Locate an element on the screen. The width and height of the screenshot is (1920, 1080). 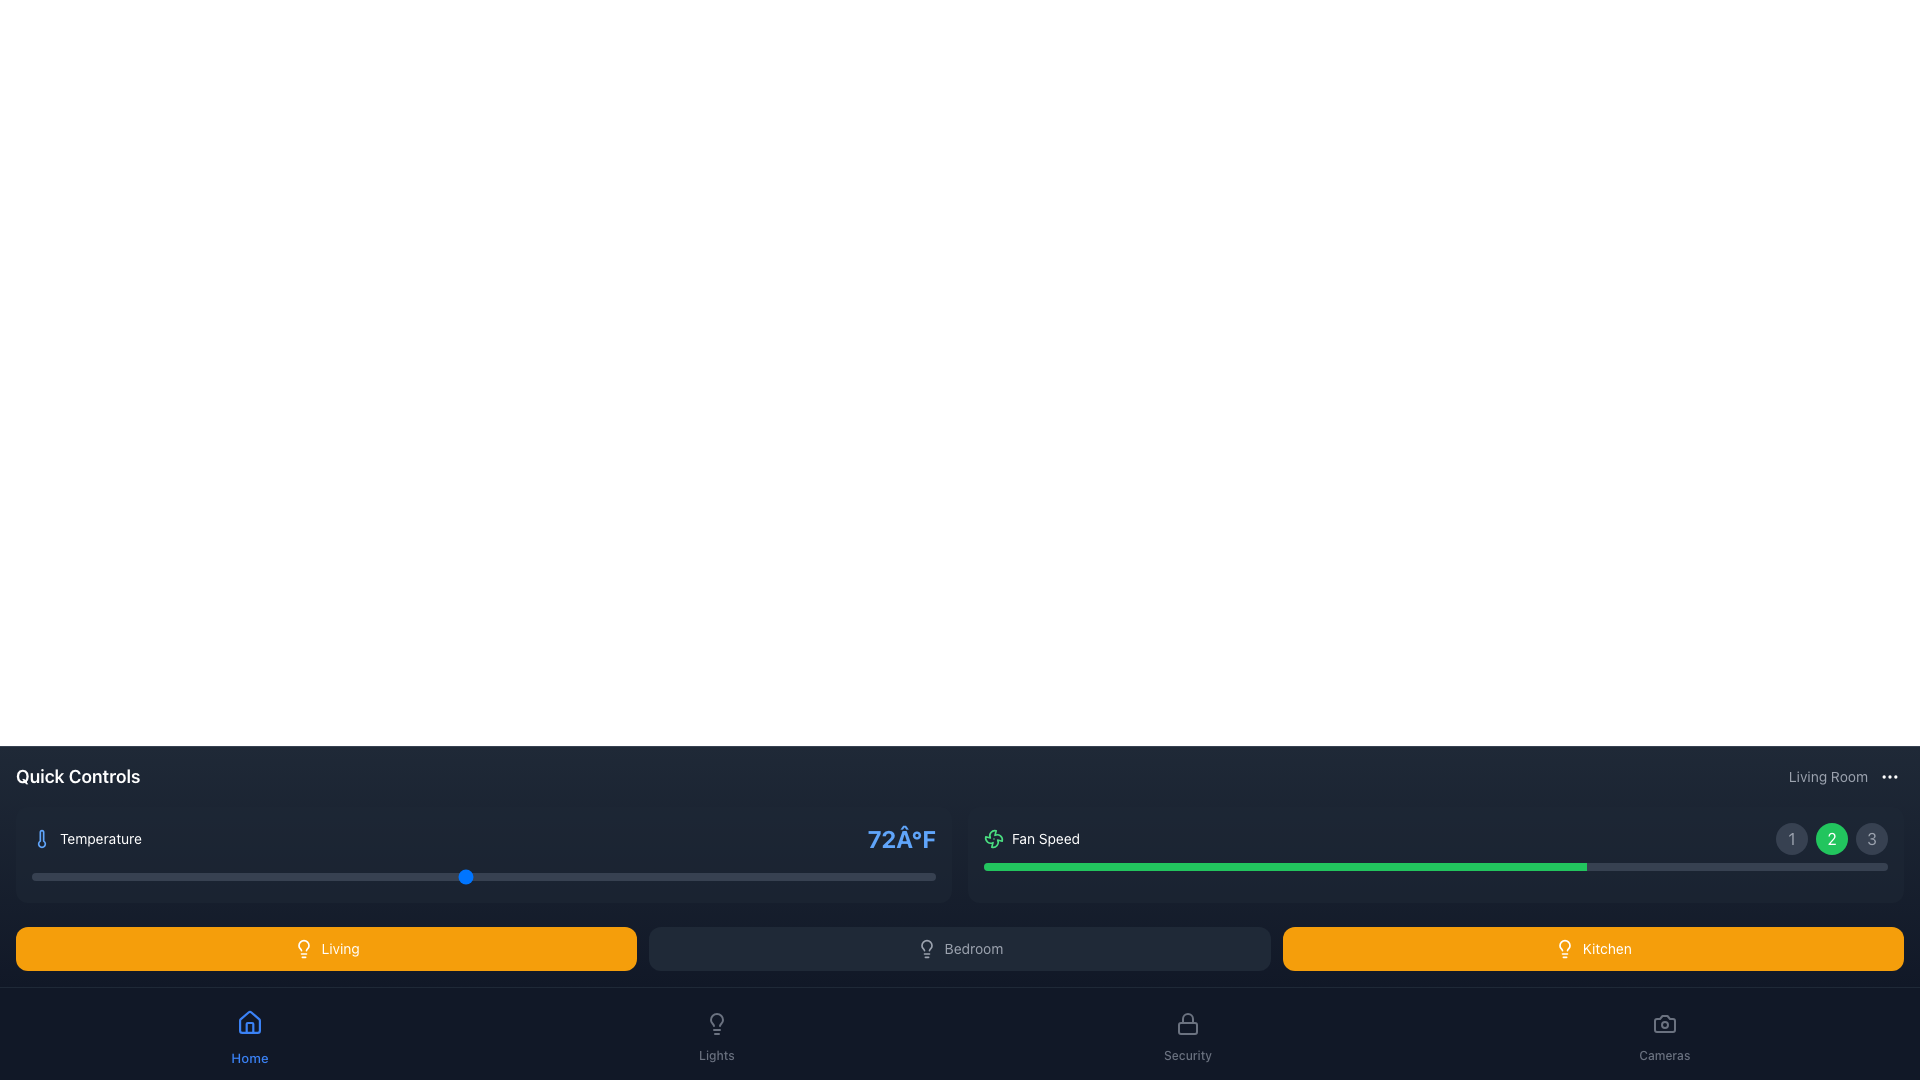
the handle of the temperature range slider, which is positioned below the text 'Temperature' and displays a value of '72°F' is located at coordinates (484, 875).